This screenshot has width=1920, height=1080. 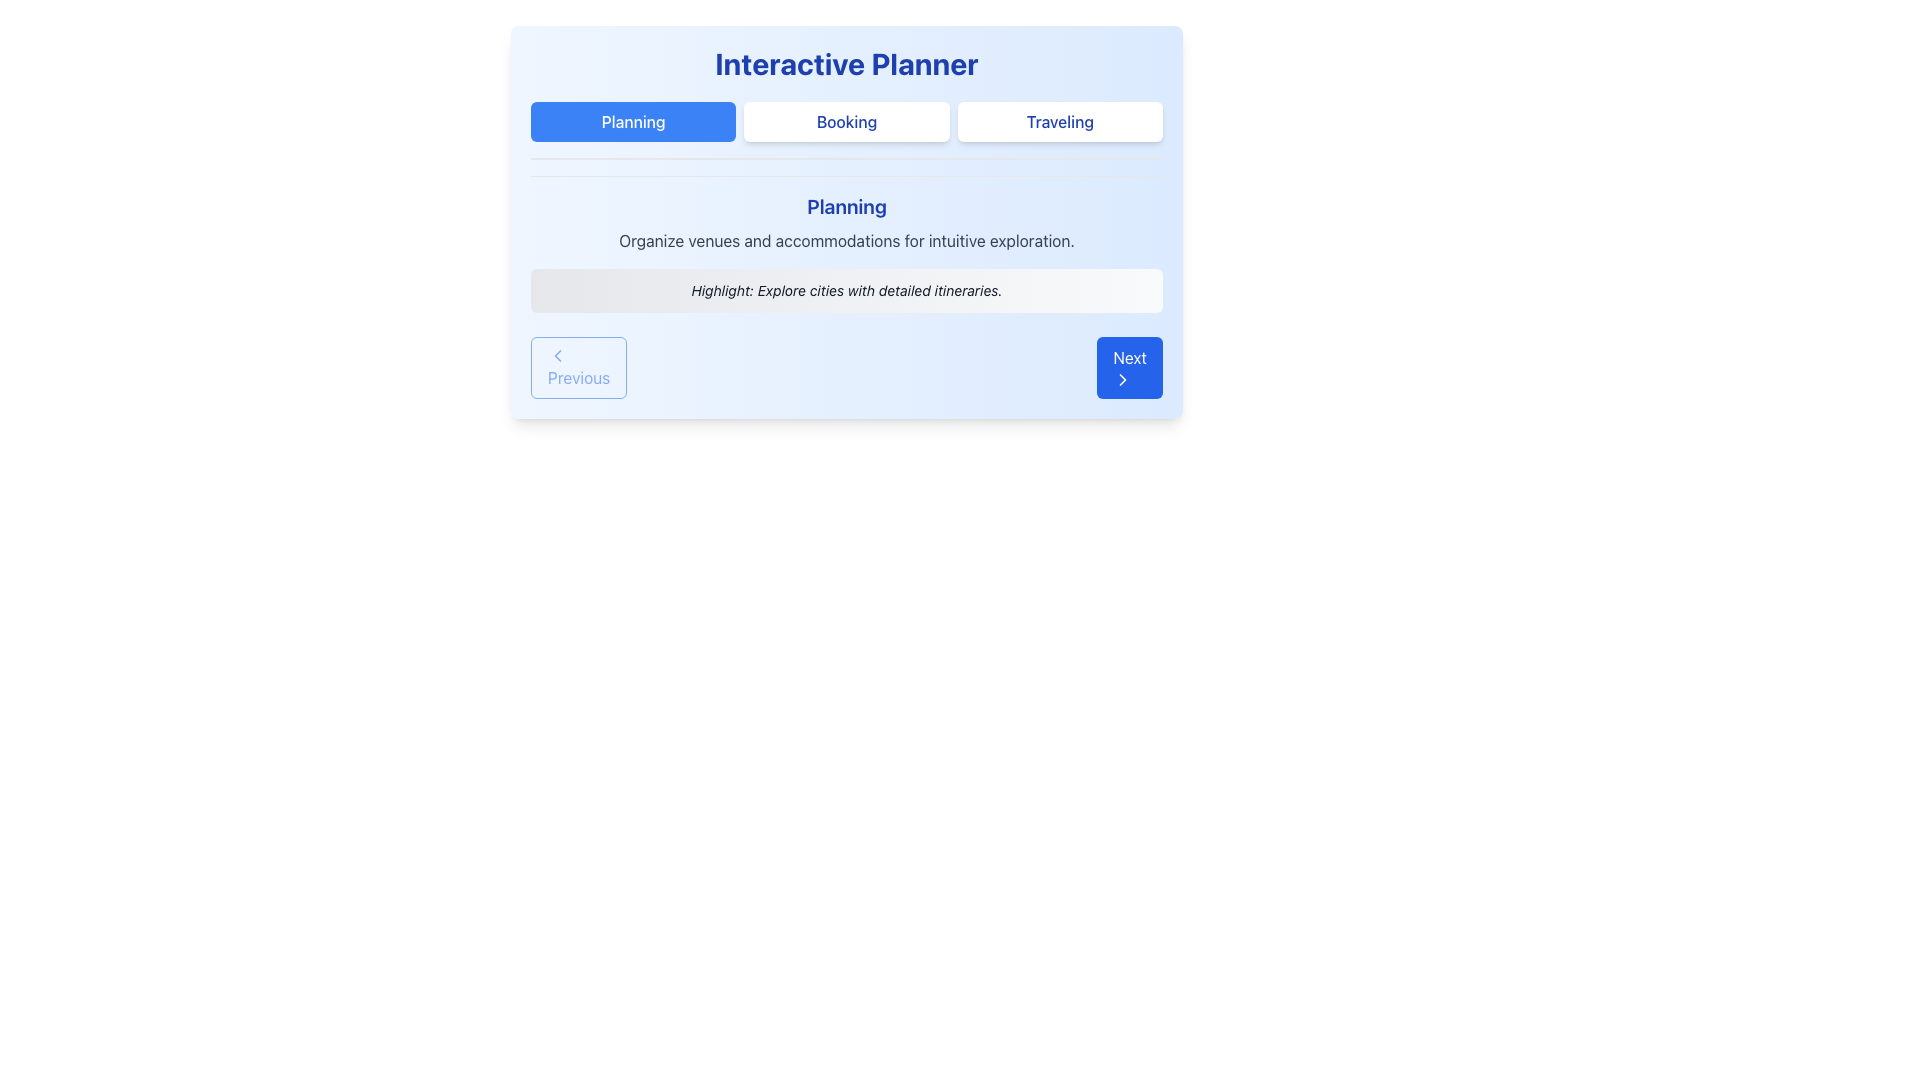 What do you see at coordinates (846, 131) in the screenshot?
I see `the 'Booking' button located between the 'Planning' and 'Traveling' buttons under the 'Interactive Planner' heading` at bounding box center [846, 131].